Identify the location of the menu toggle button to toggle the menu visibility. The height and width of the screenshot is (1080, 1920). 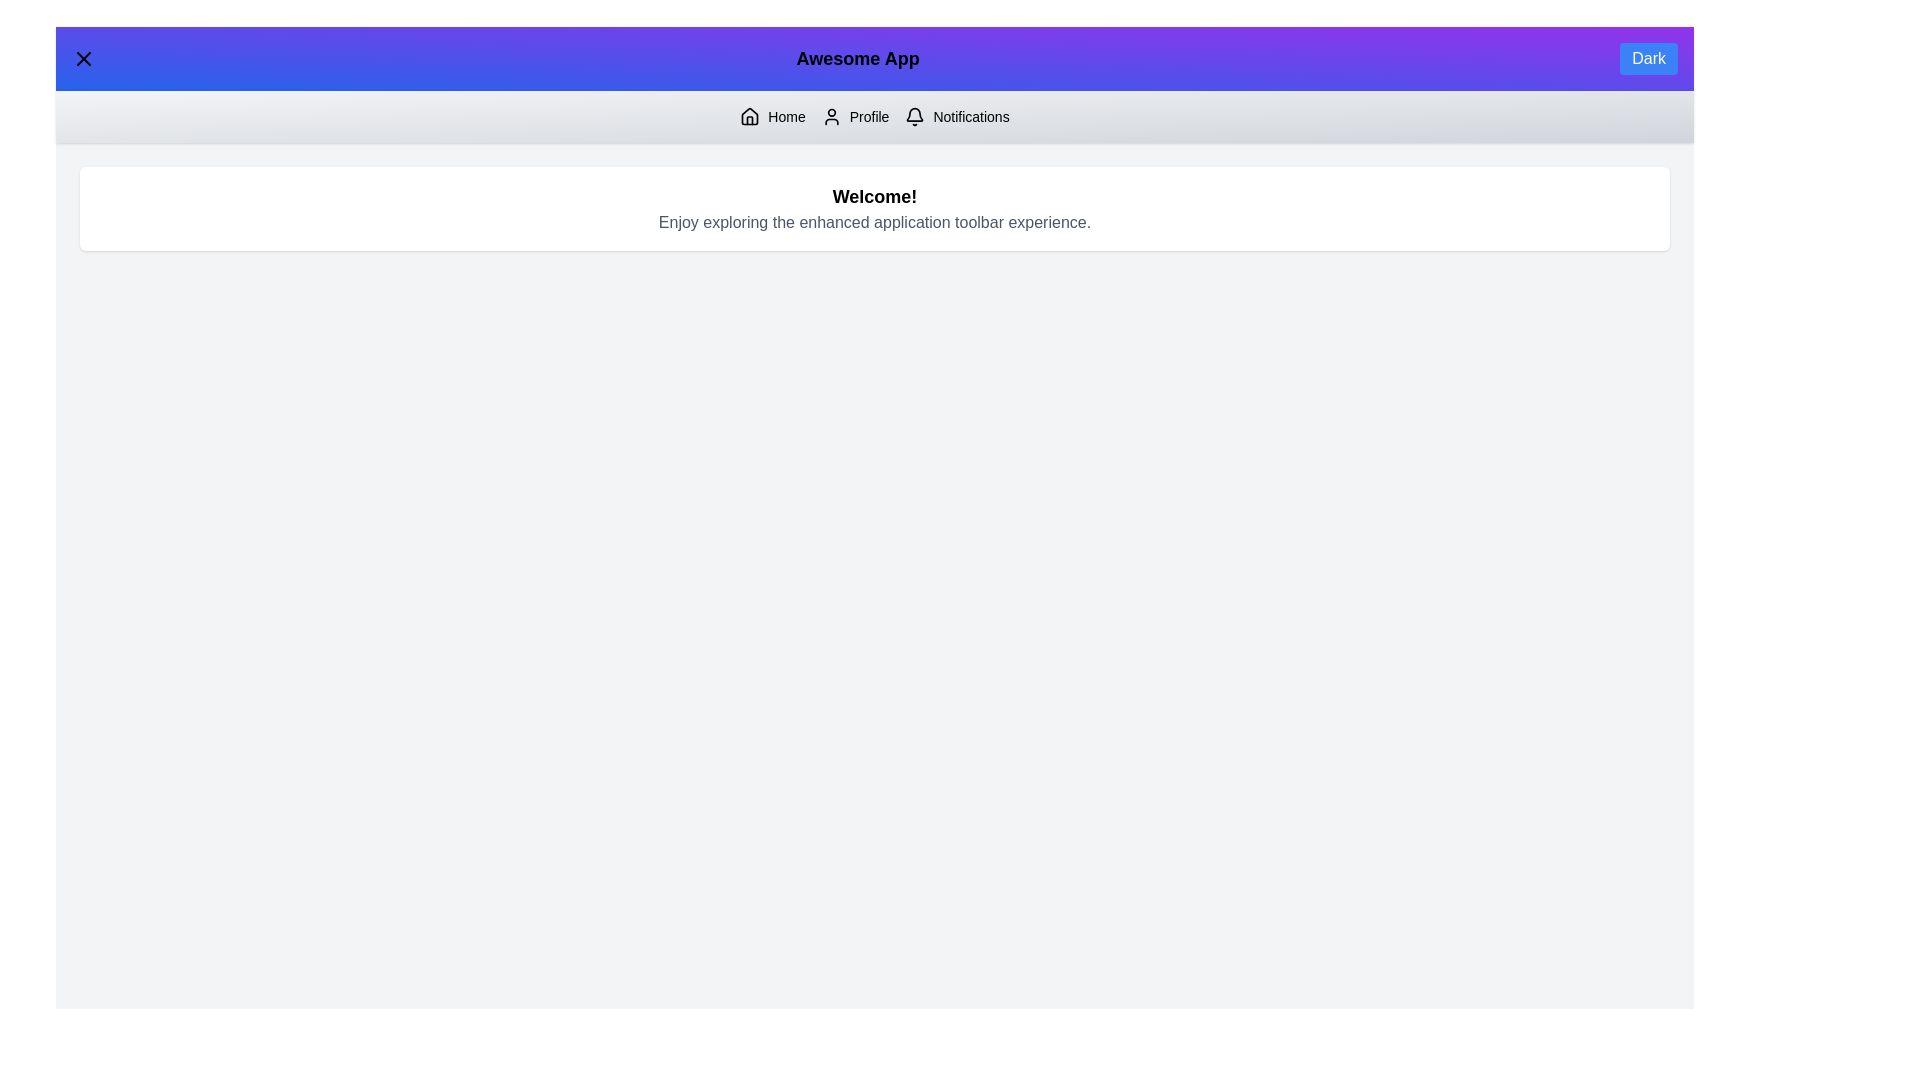
(82, 57).